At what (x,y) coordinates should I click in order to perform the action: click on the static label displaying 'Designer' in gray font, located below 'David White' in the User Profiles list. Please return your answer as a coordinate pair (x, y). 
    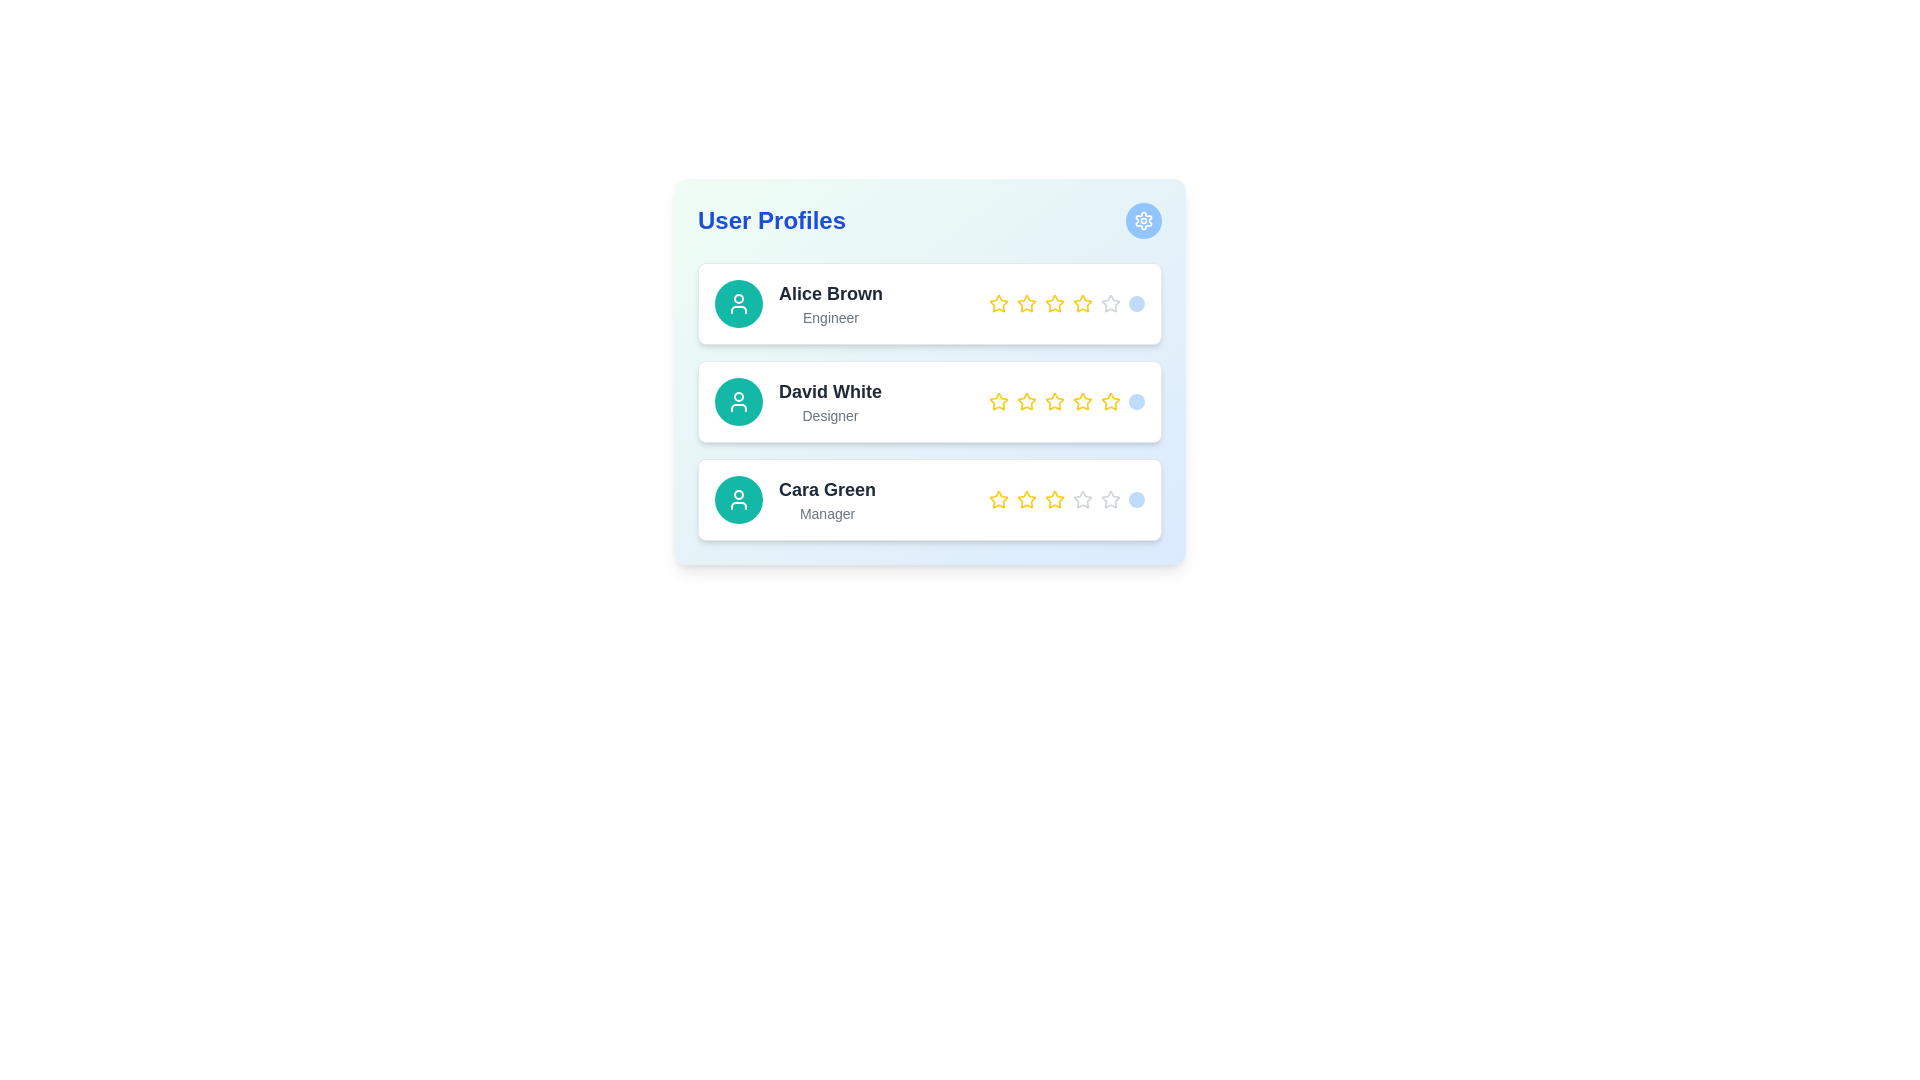
    Looking at the image, I should click on (830, 415).